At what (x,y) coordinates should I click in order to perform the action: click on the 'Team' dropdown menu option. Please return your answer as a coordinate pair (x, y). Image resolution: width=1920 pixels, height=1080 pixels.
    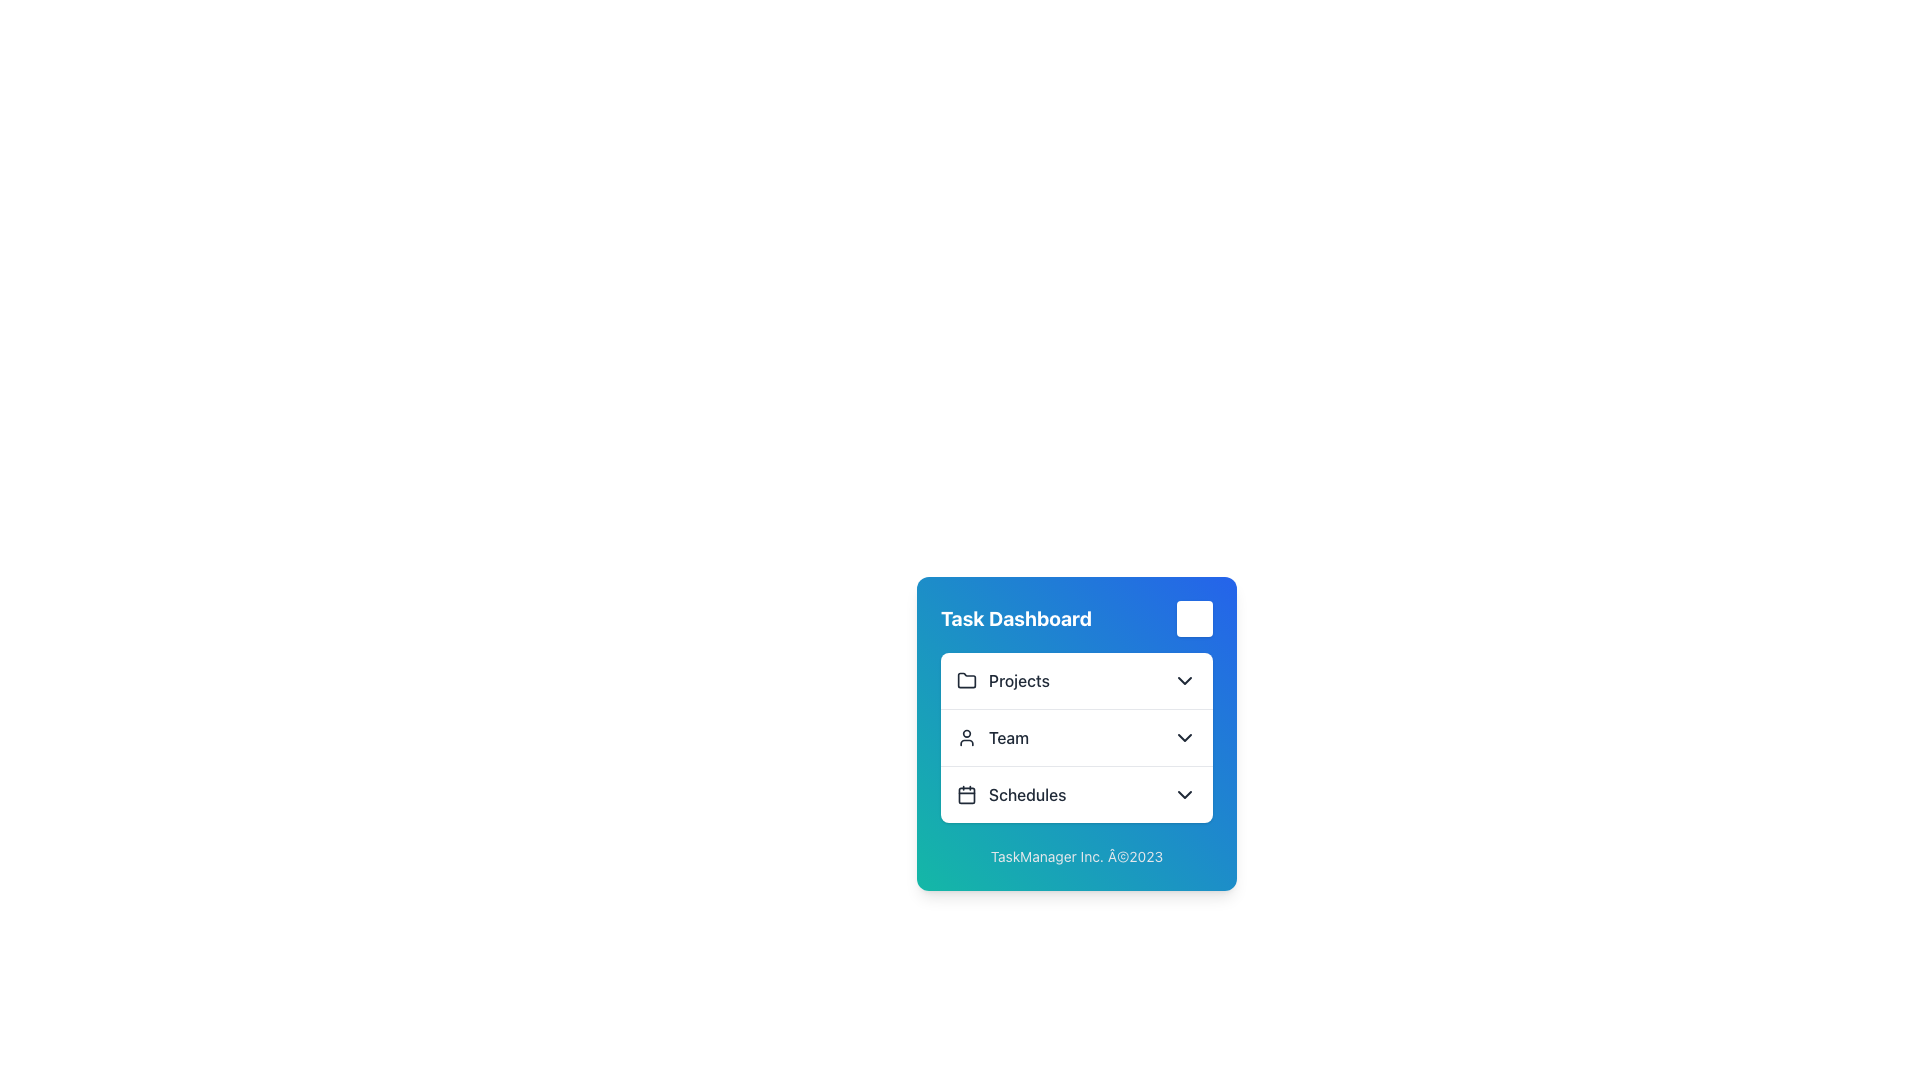
    Looking at the image, I should click on (1075, 737).